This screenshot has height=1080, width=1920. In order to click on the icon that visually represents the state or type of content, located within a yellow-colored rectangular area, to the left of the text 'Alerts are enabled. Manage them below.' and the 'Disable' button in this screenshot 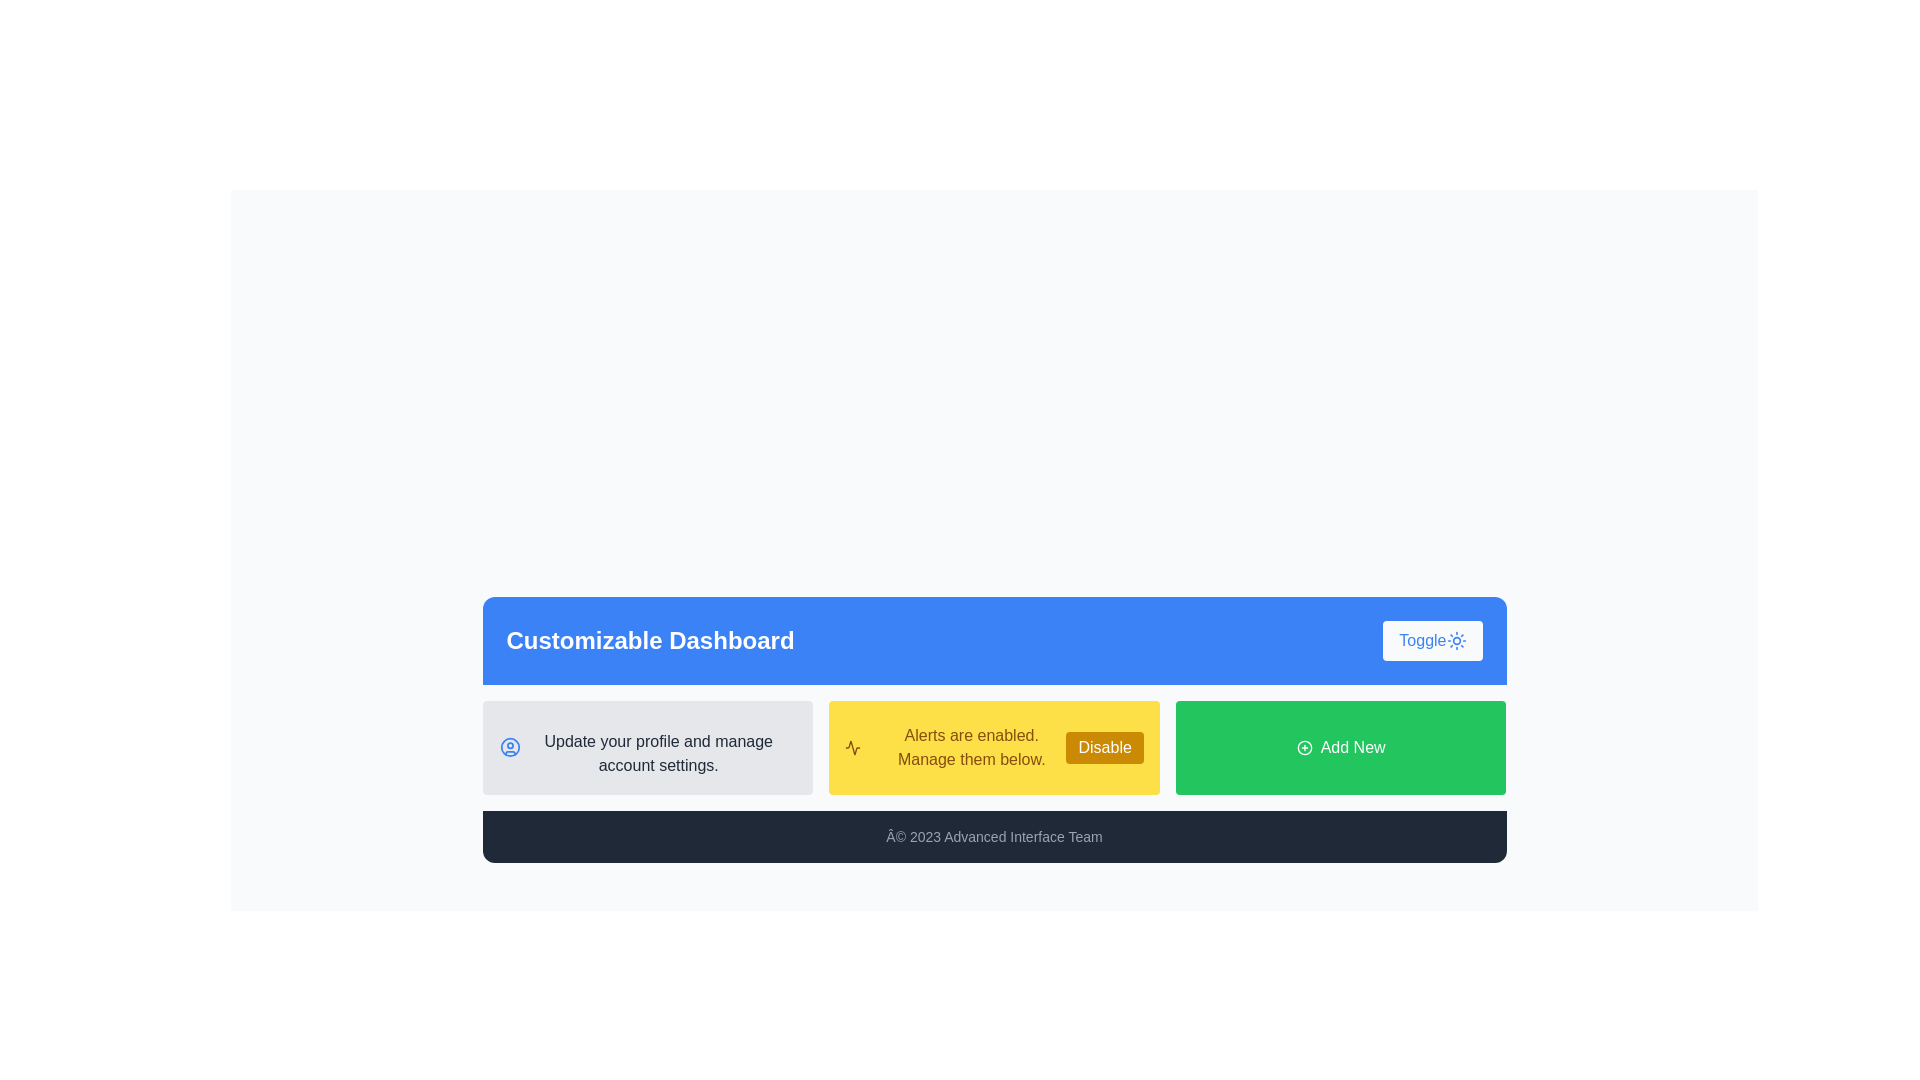, I will do `click(853, 748)`.